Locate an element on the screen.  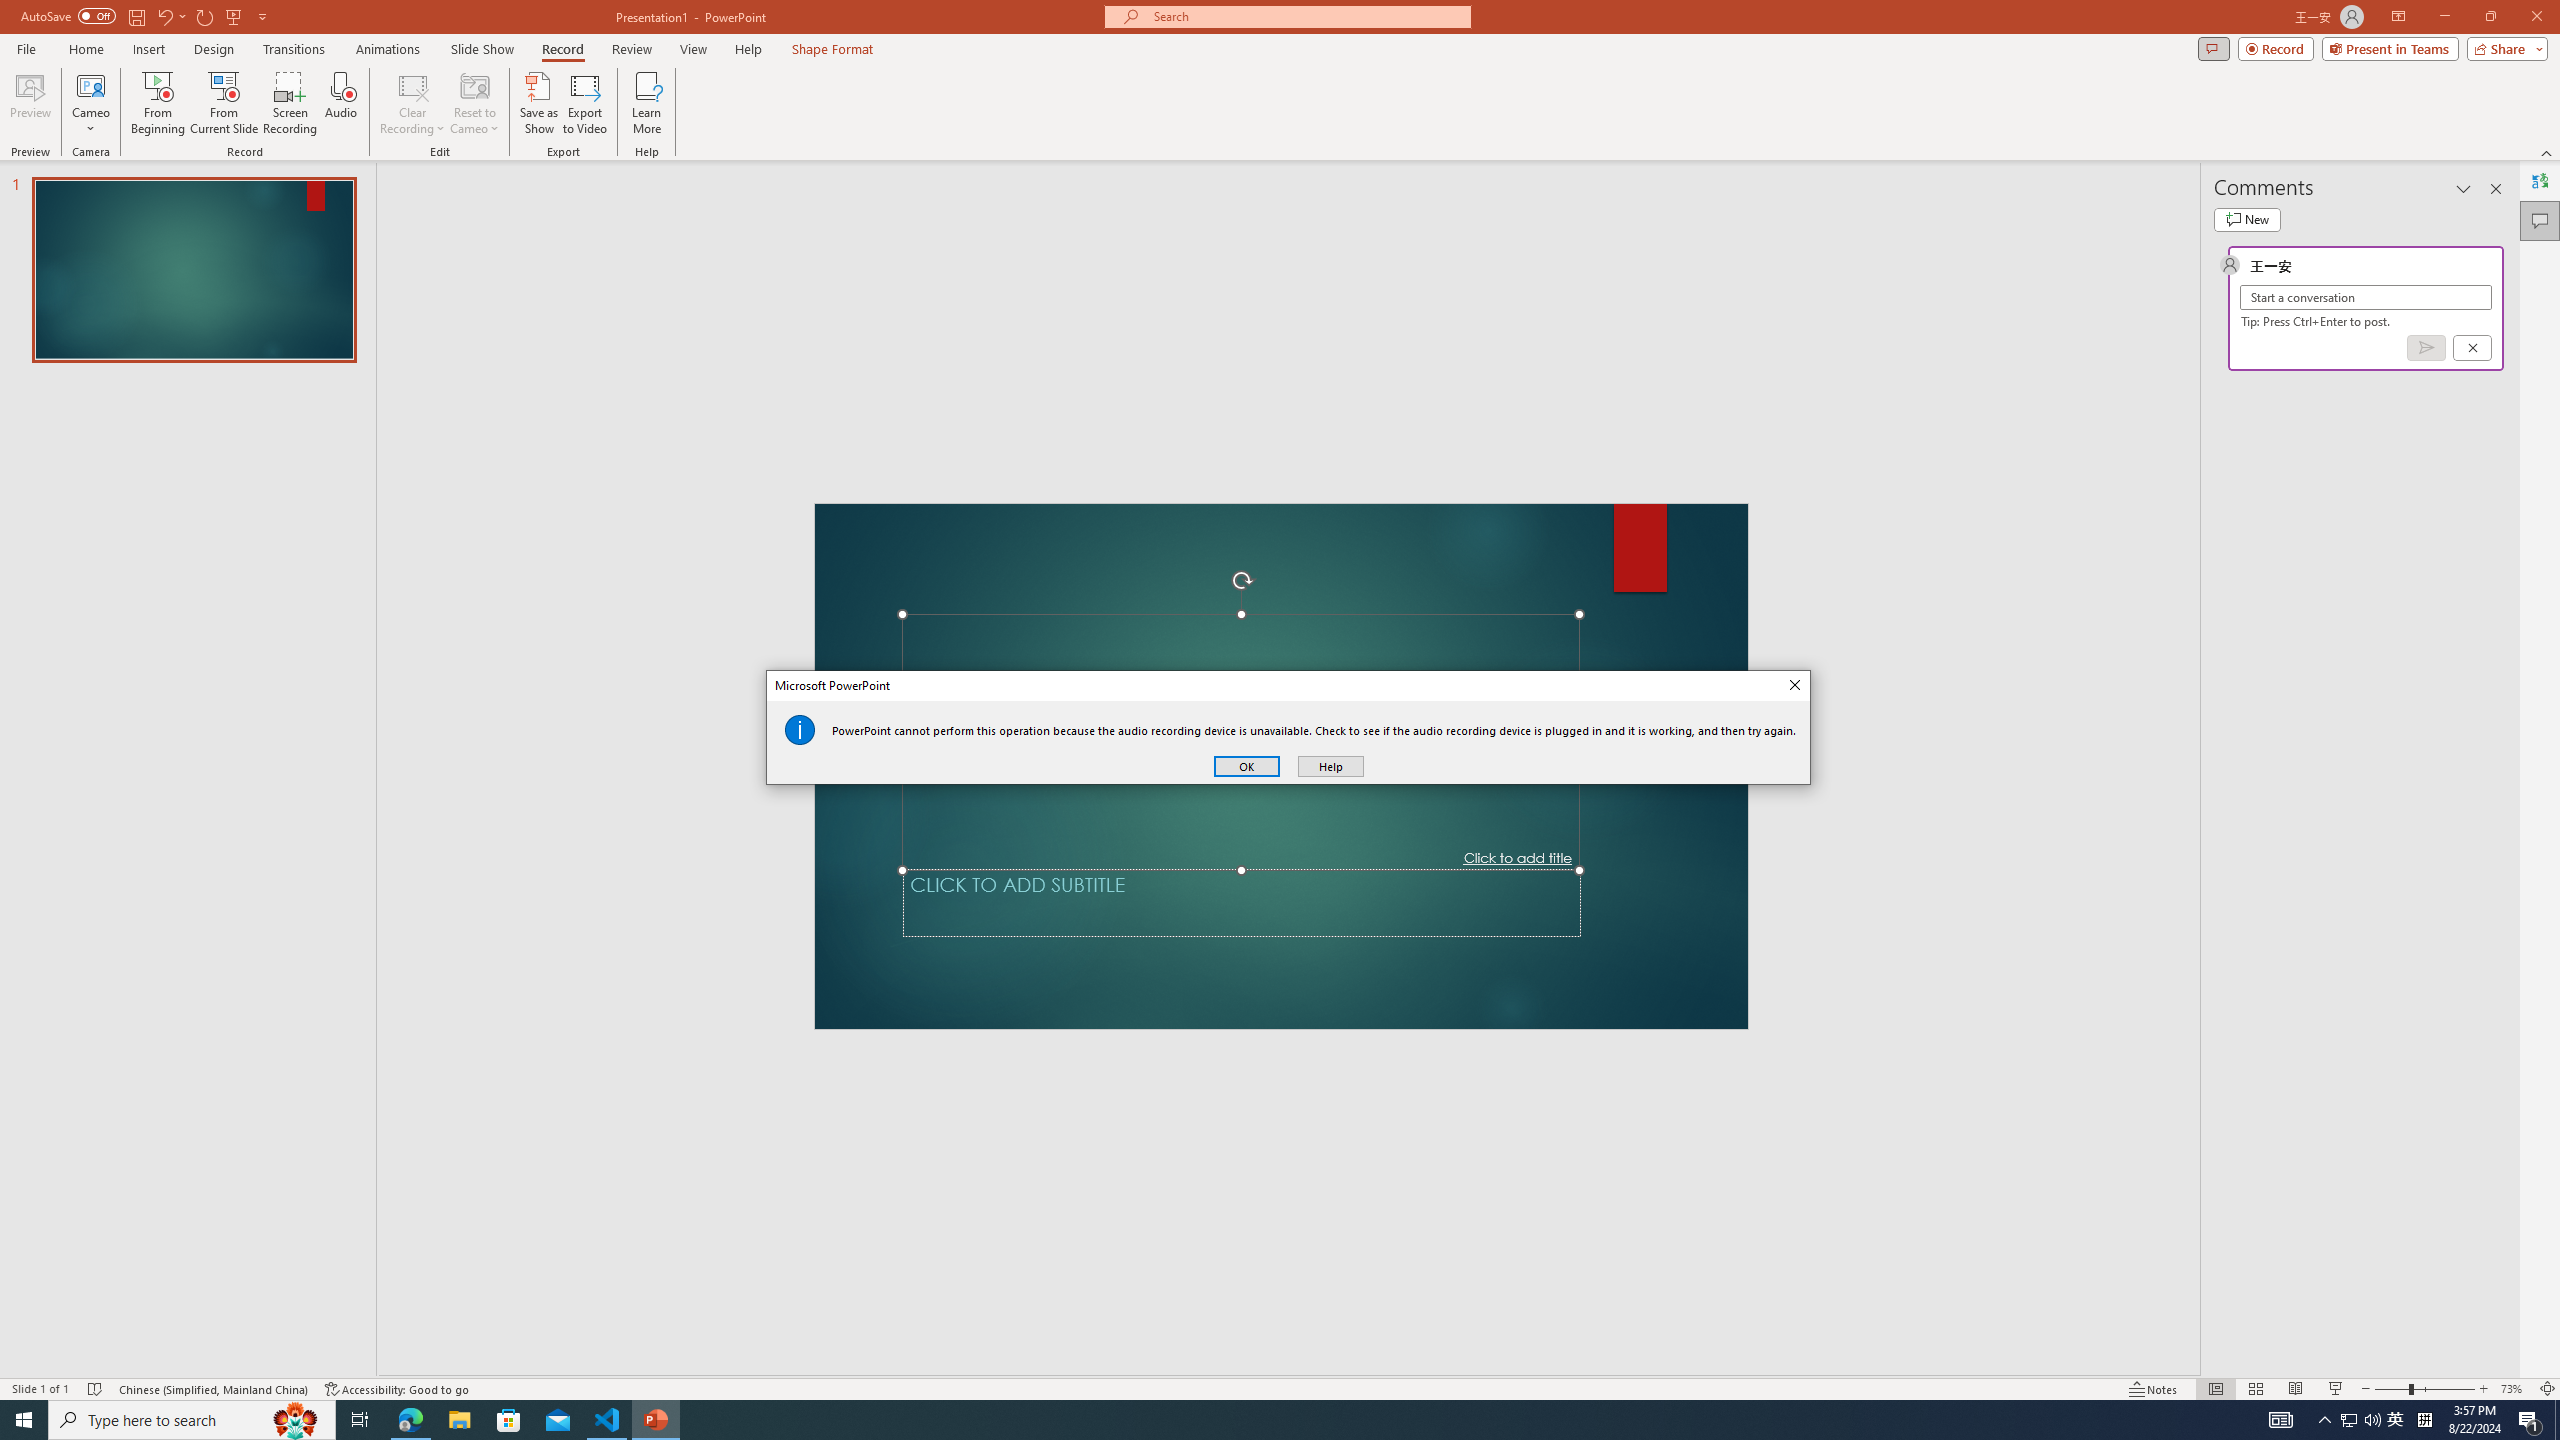
'Class: Static' is located at coordinates (799, 729).